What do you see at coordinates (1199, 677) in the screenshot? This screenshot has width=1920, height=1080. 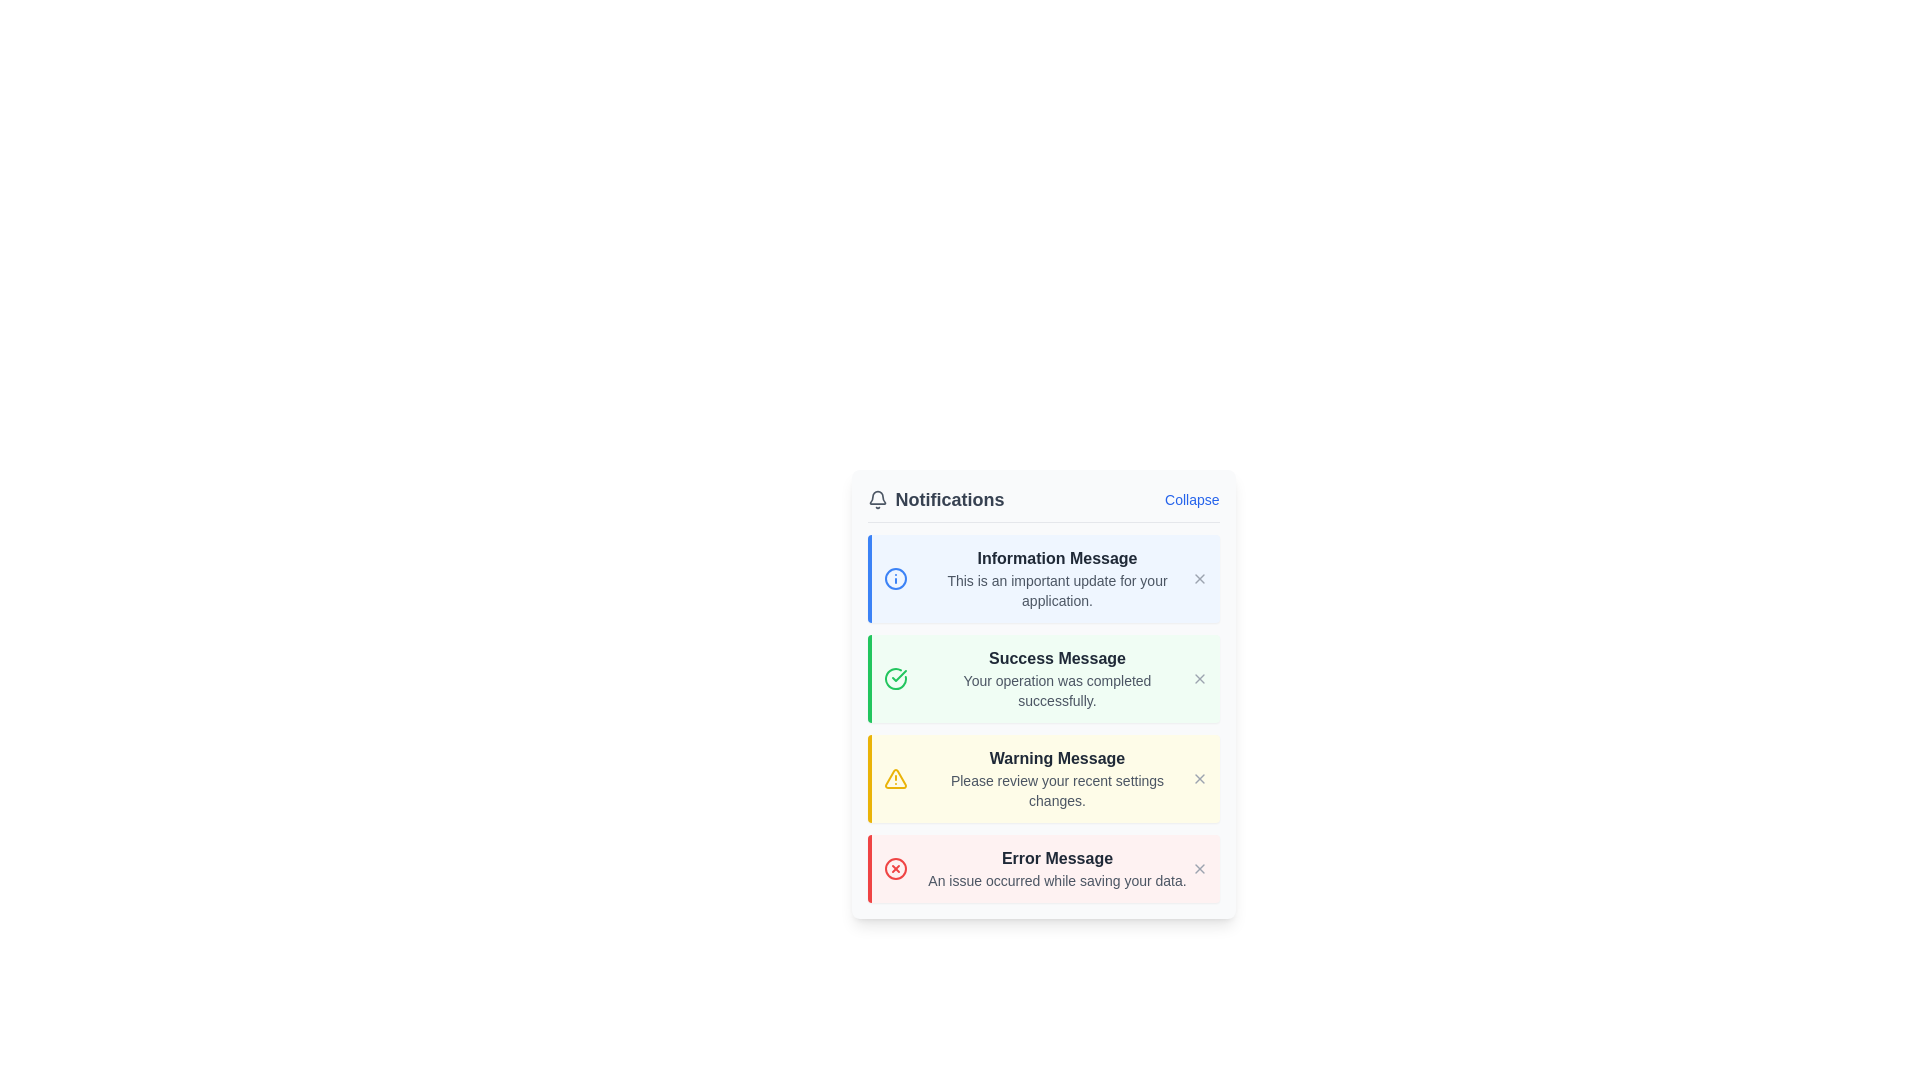 I see `the close button located on the right side of the 'Success Message' notification` at bounding box center [1199, 677].